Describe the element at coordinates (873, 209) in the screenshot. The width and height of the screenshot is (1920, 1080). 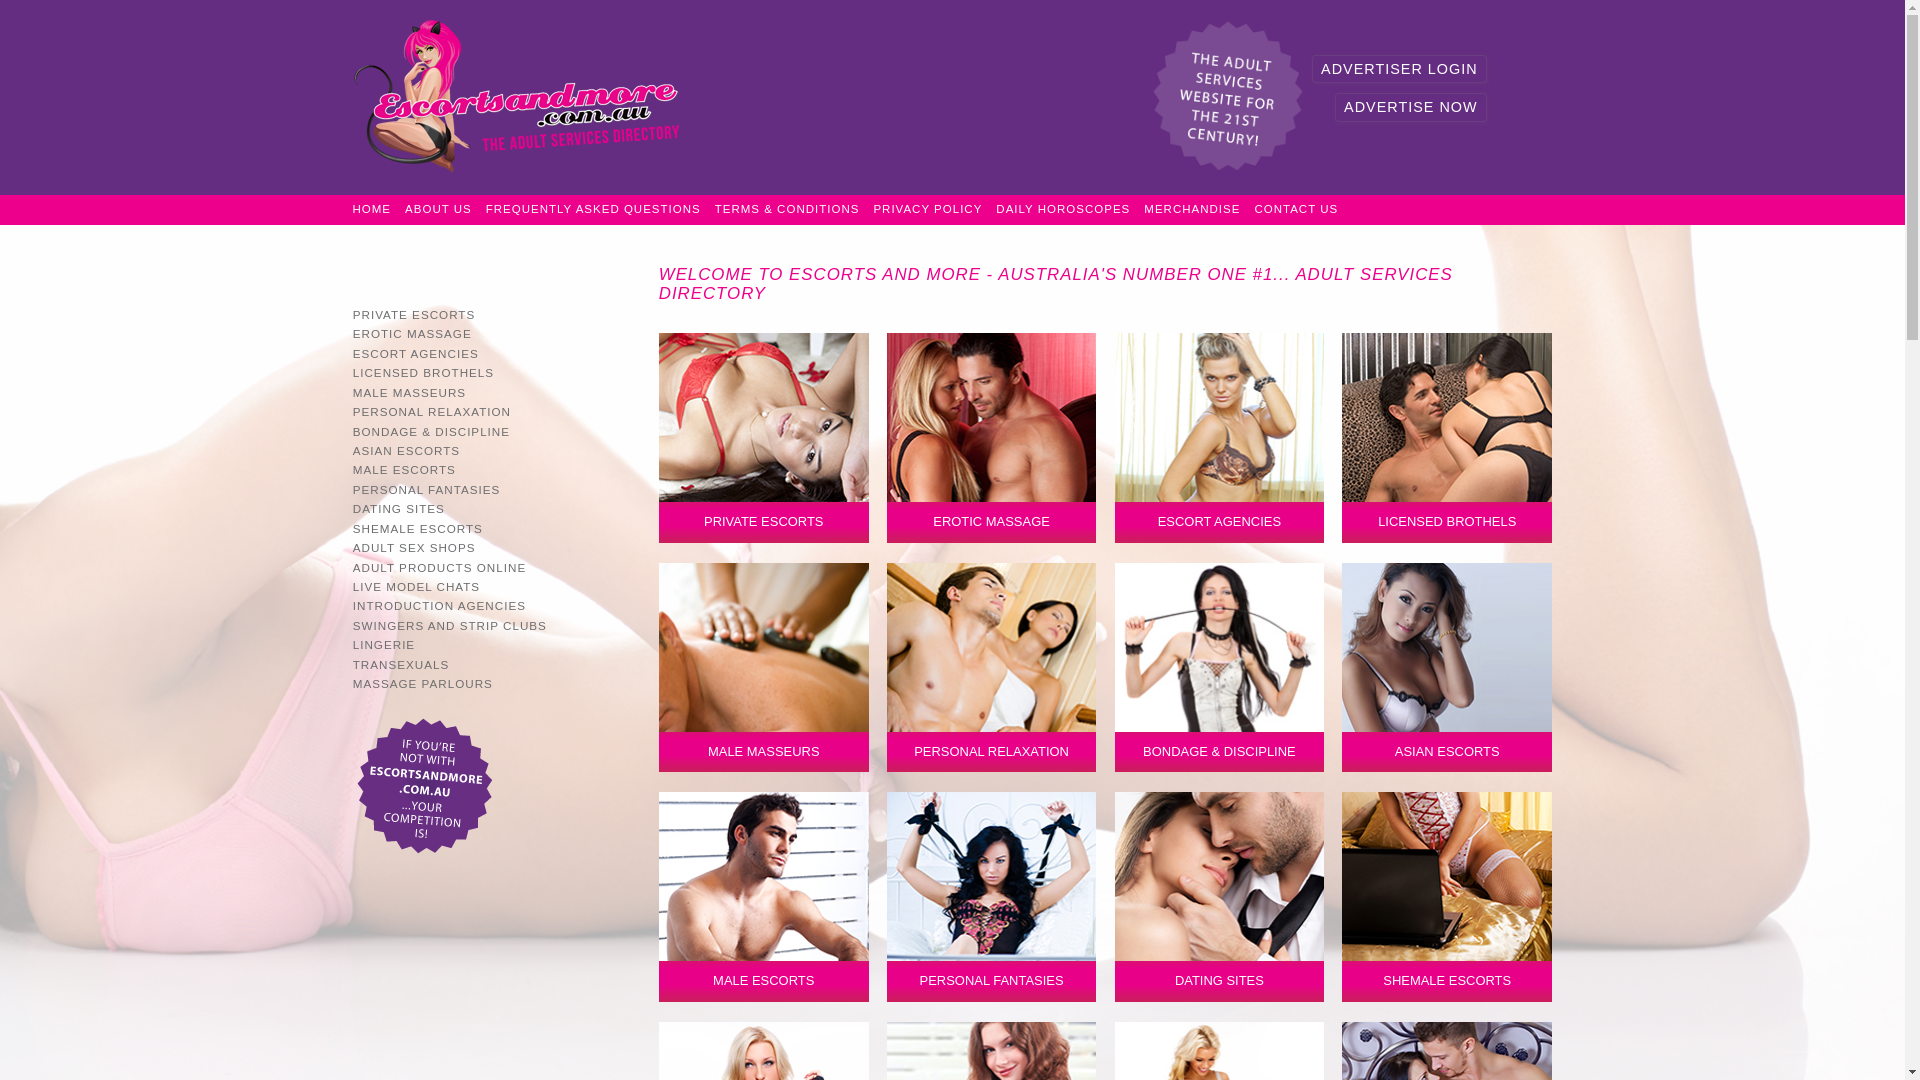
I see `'PRIVACY POLICY'` at that location.